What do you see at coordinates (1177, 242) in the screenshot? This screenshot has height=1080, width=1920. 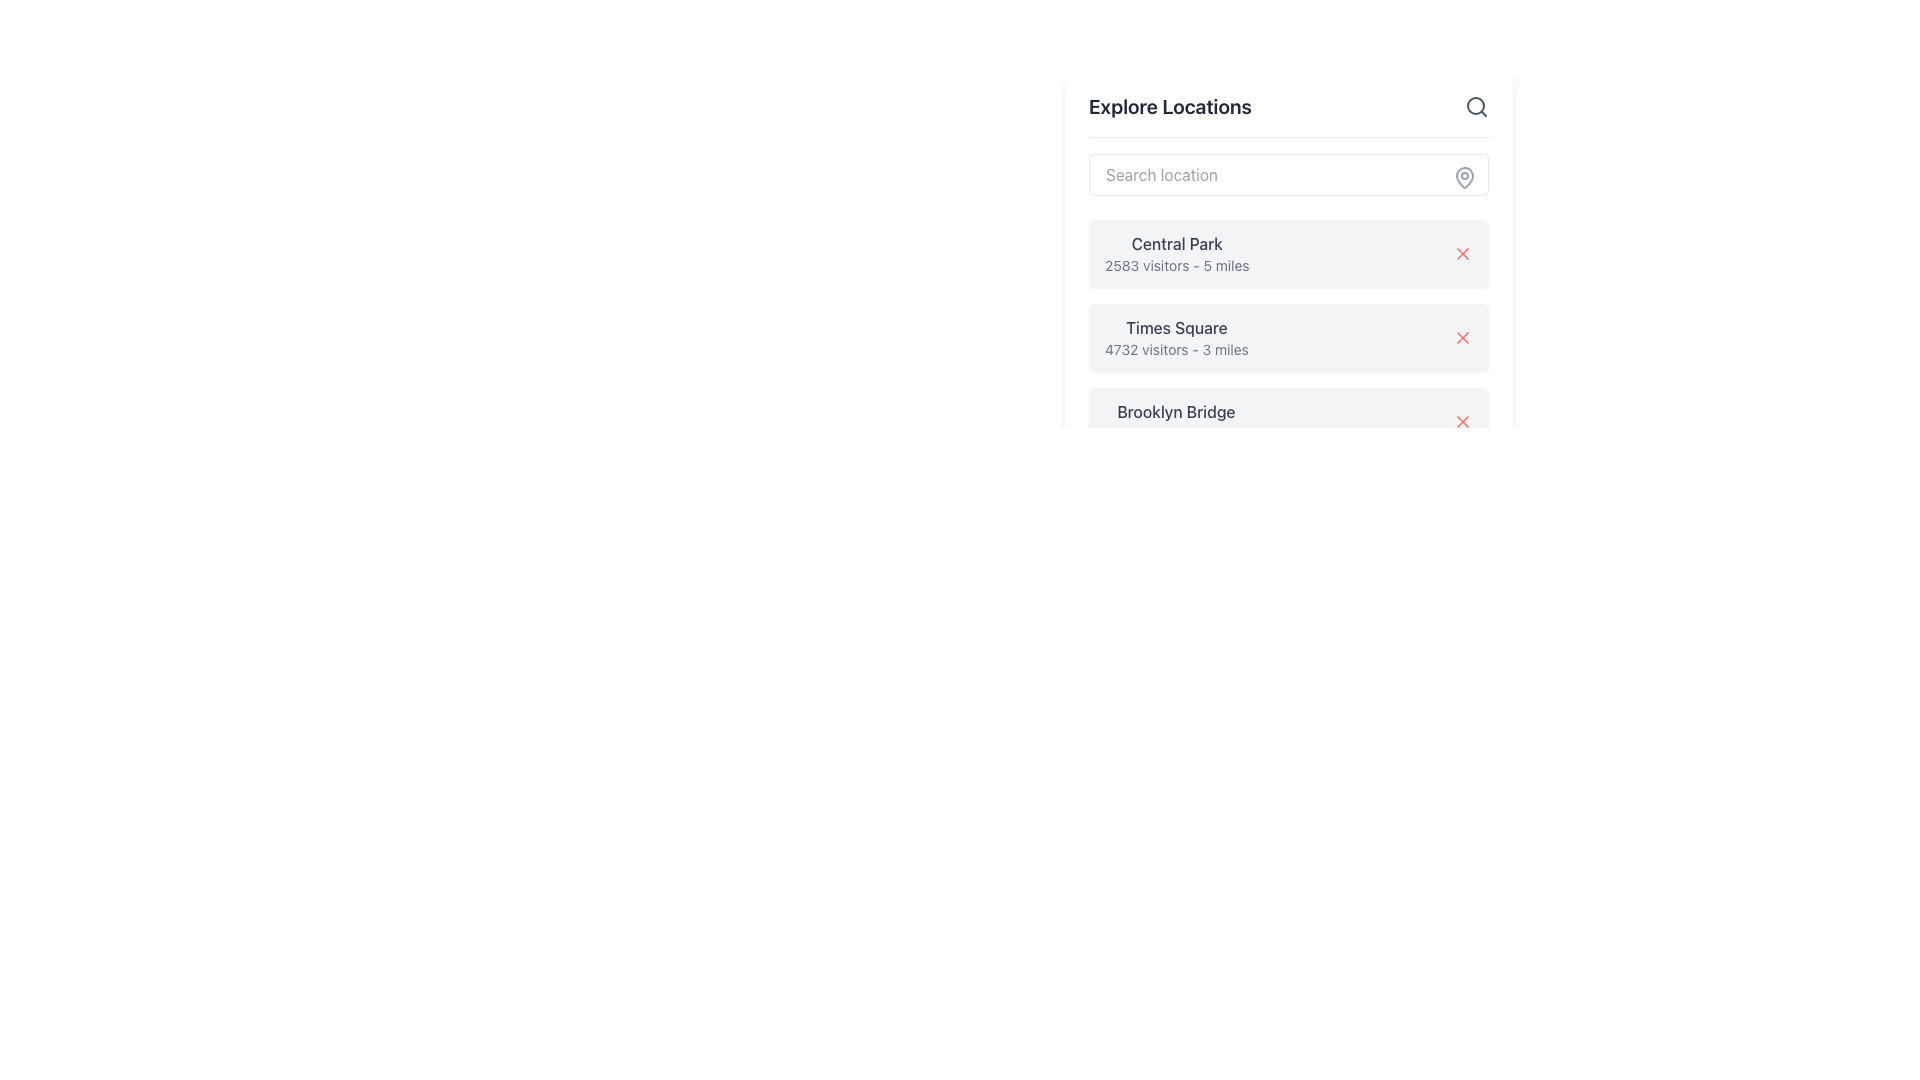 I see `the 'Central Park' text label, which represents the name of a location in the list of locations for exploration, located at the top of its list entry under the 'Explore Locations' header` at bounding box center [1177, 242].